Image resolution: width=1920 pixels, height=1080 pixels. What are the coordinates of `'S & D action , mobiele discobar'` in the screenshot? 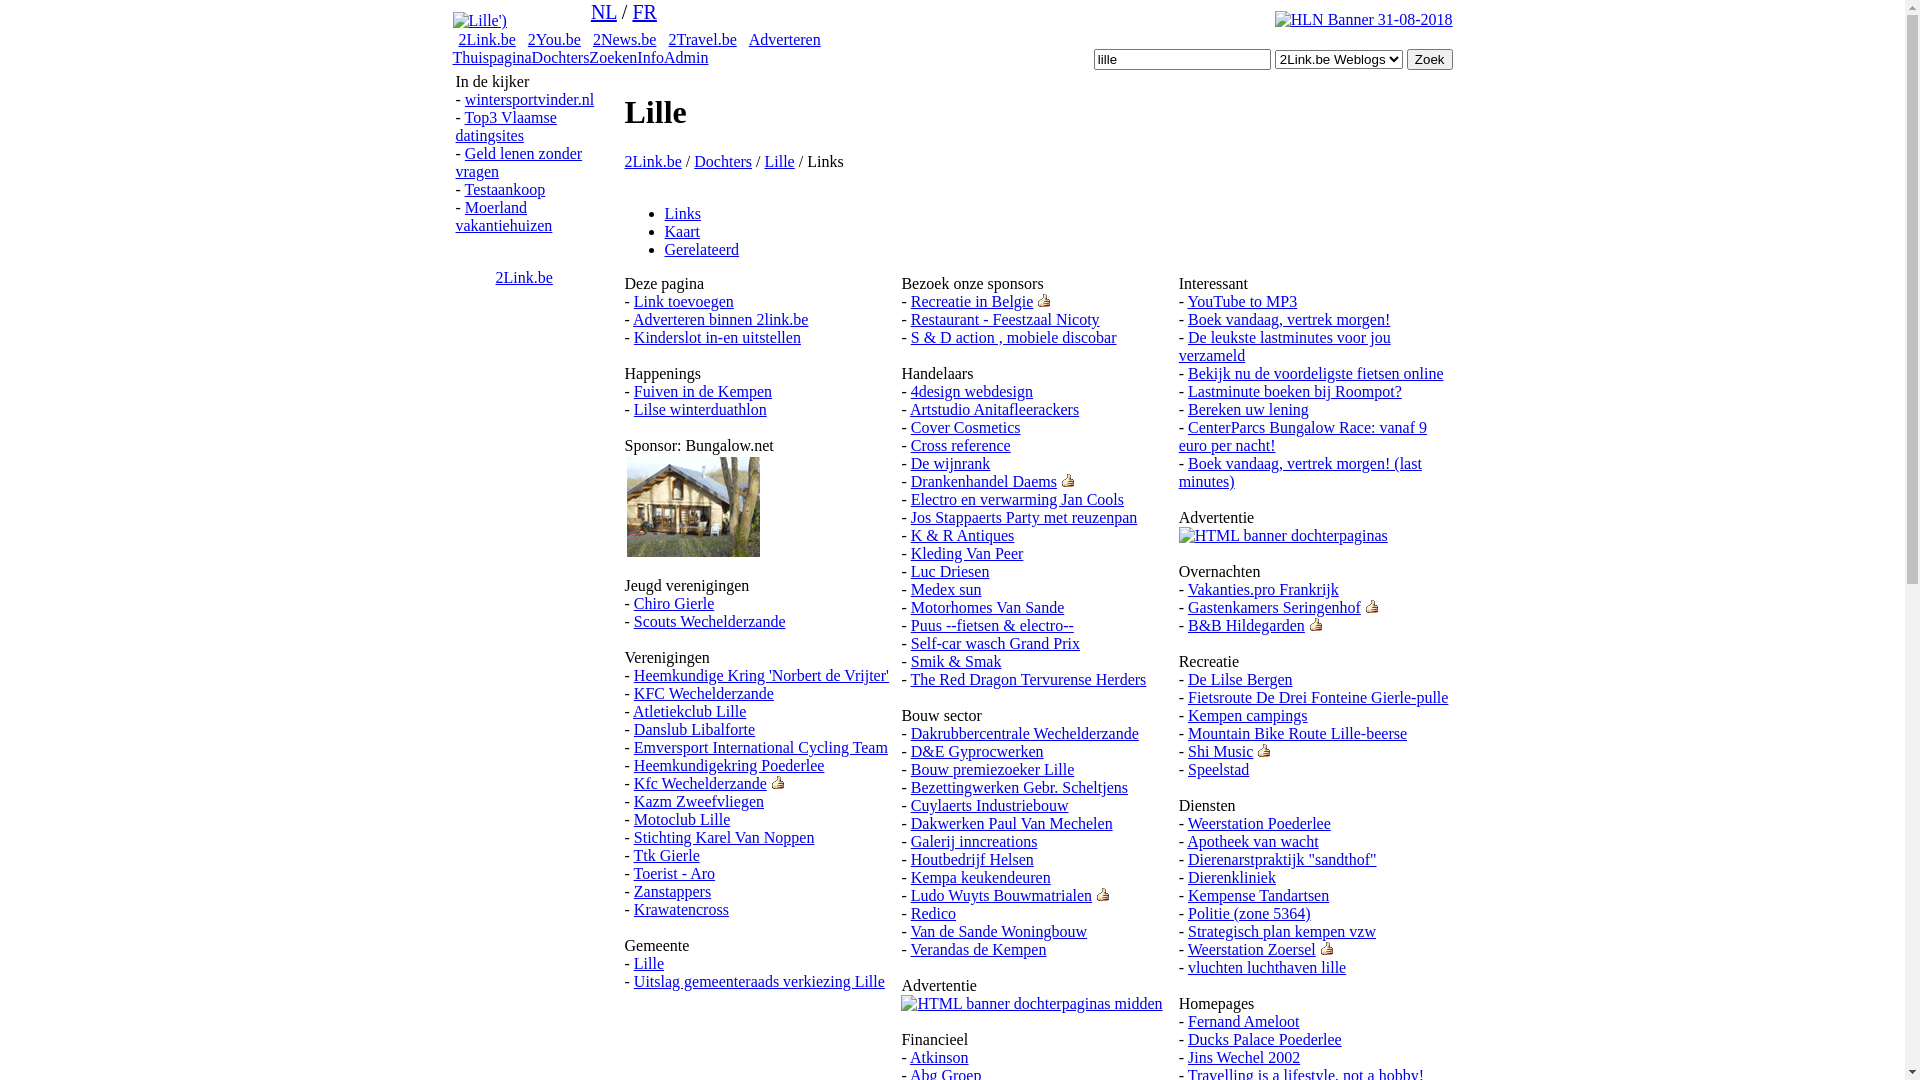 It's located at (1013, 336).